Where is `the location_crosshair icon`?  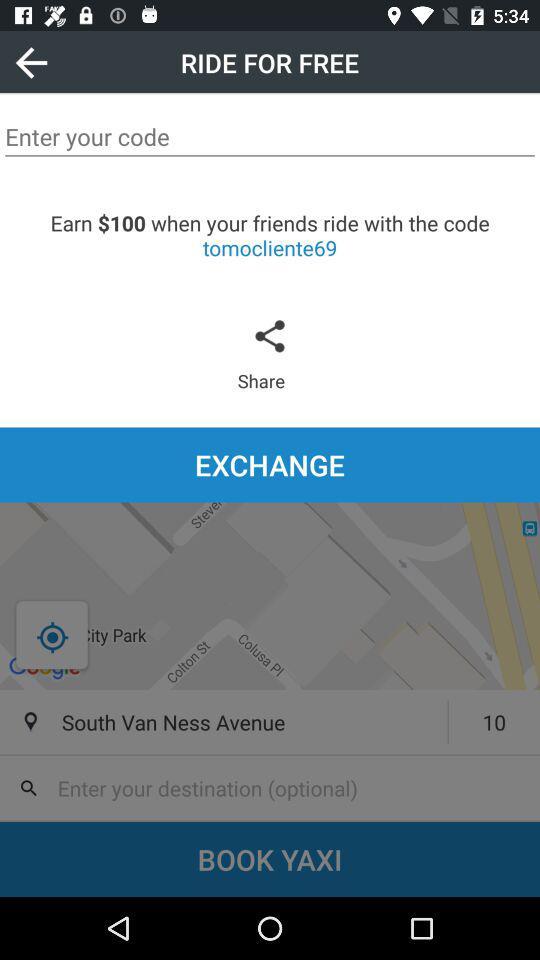 the location_crosshair icon is located at coordinates (52, 636).